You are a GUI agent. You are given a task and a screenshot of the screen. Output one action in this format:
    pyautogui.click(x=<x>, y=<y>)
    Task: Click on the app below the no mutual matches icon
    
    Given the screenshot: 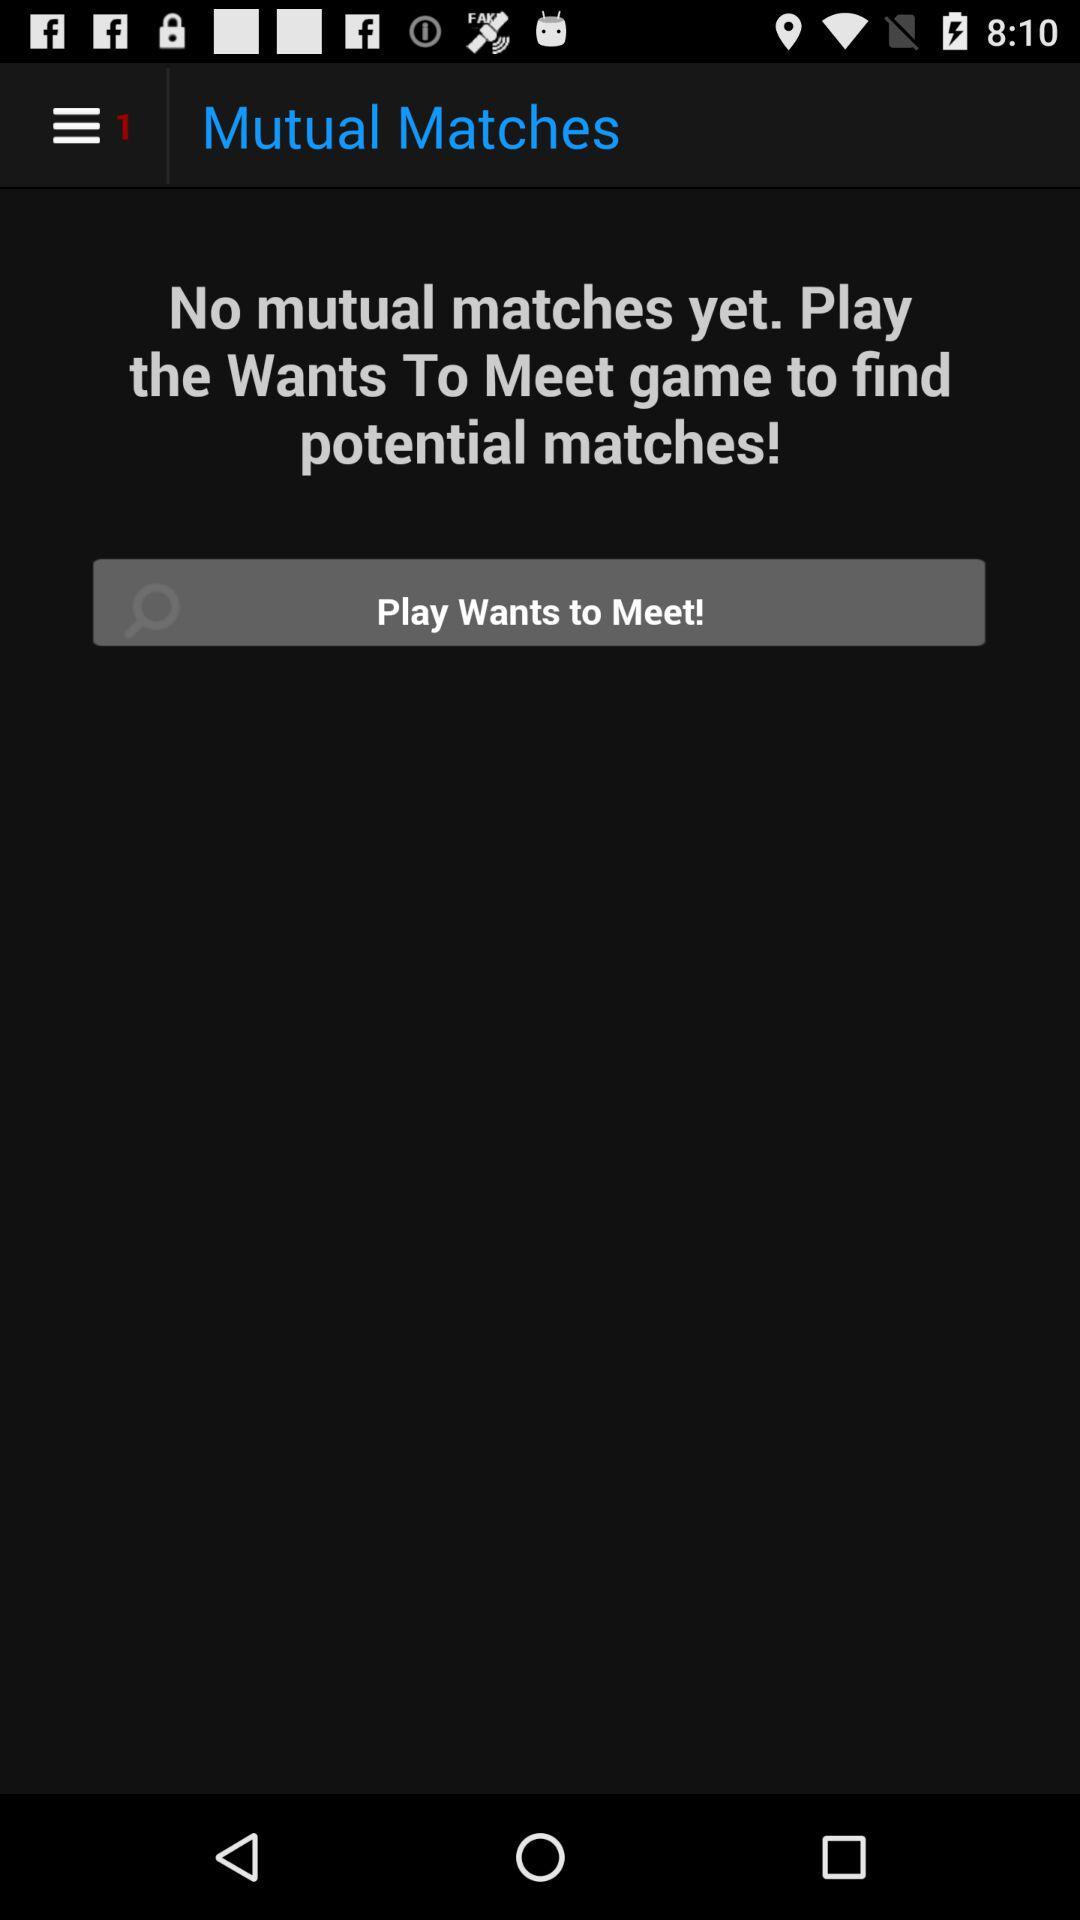 What is the action you would take?
    pyautogui.click(x=540, y=609)
    